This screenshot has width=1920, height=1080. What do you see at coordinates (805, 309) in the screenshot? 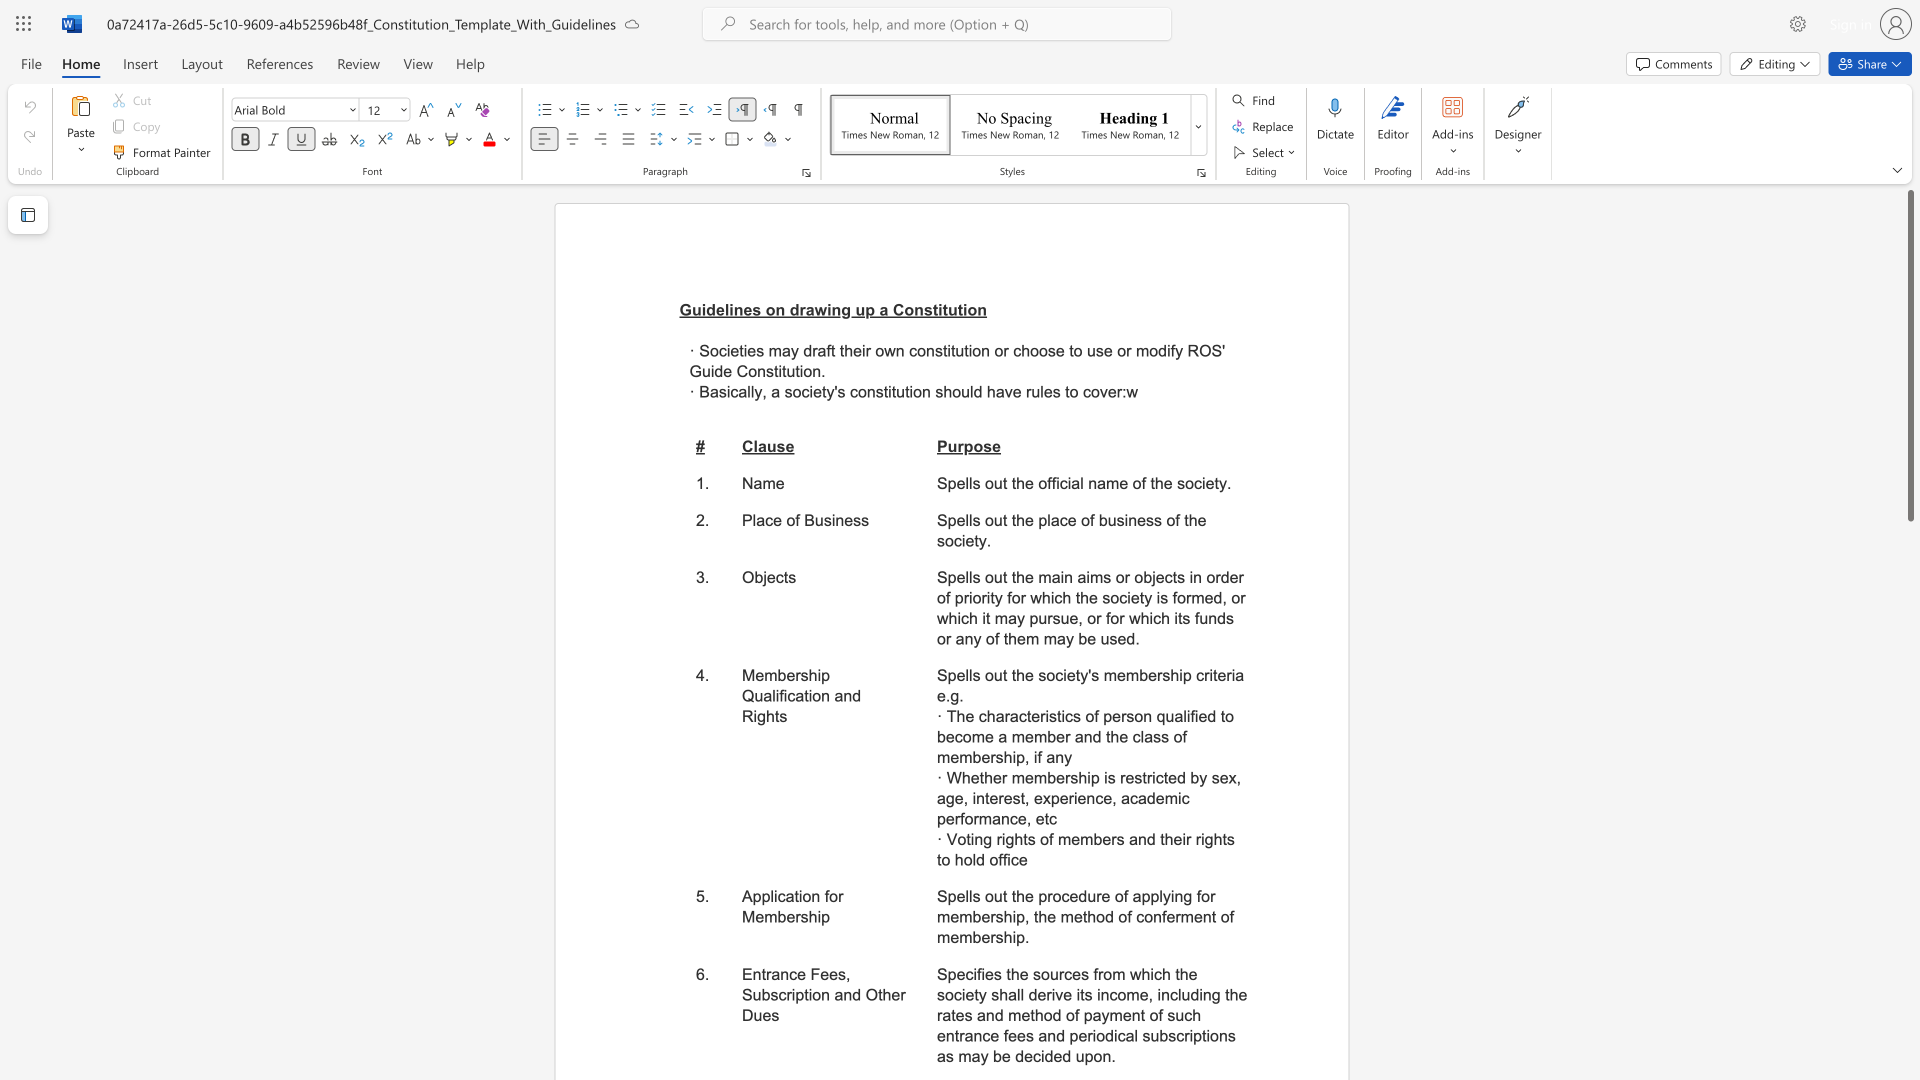
I see `the subset text "awing up a Constitu" within the text "Guidelines on drawing up a Constitution"` at bounding box center [805, 309].